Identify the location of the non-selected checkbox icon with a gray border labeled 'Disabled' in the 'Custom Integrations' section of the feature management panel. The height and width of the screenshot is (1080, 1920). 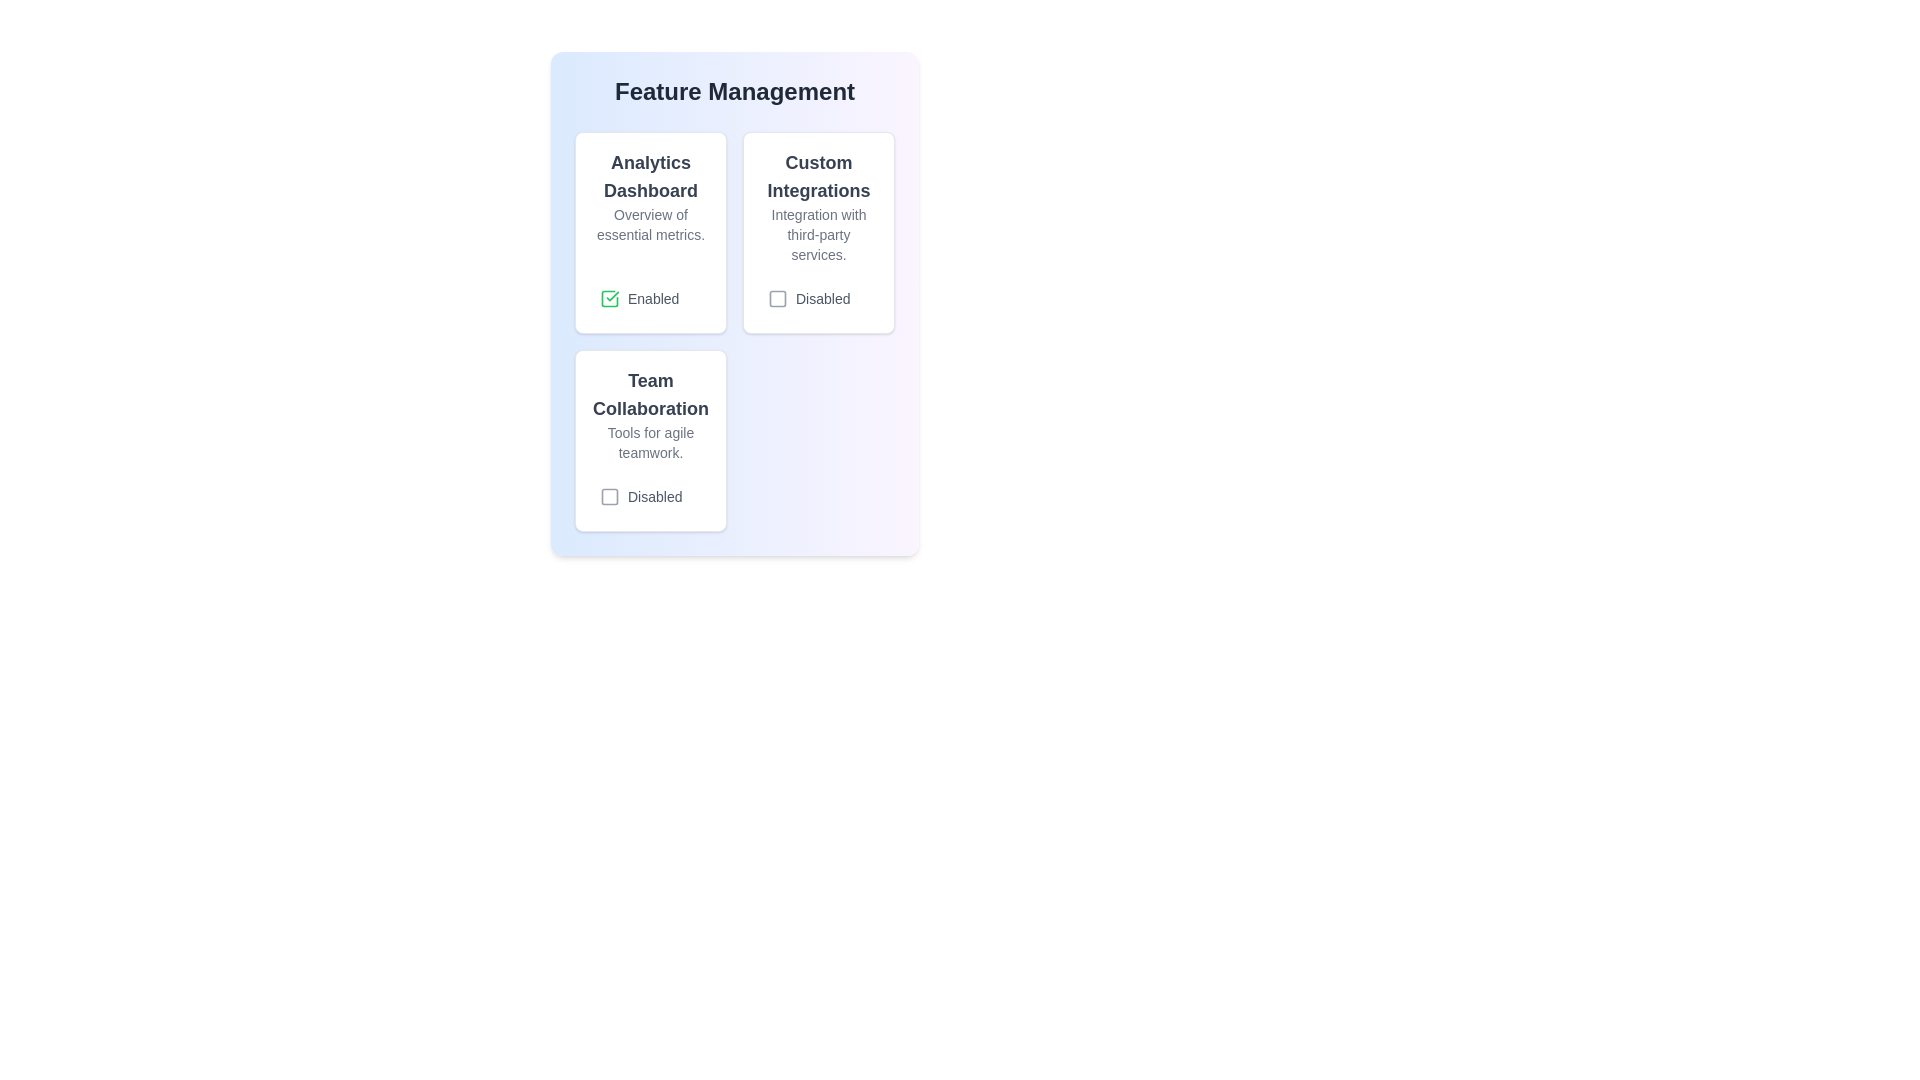
(776, 299).